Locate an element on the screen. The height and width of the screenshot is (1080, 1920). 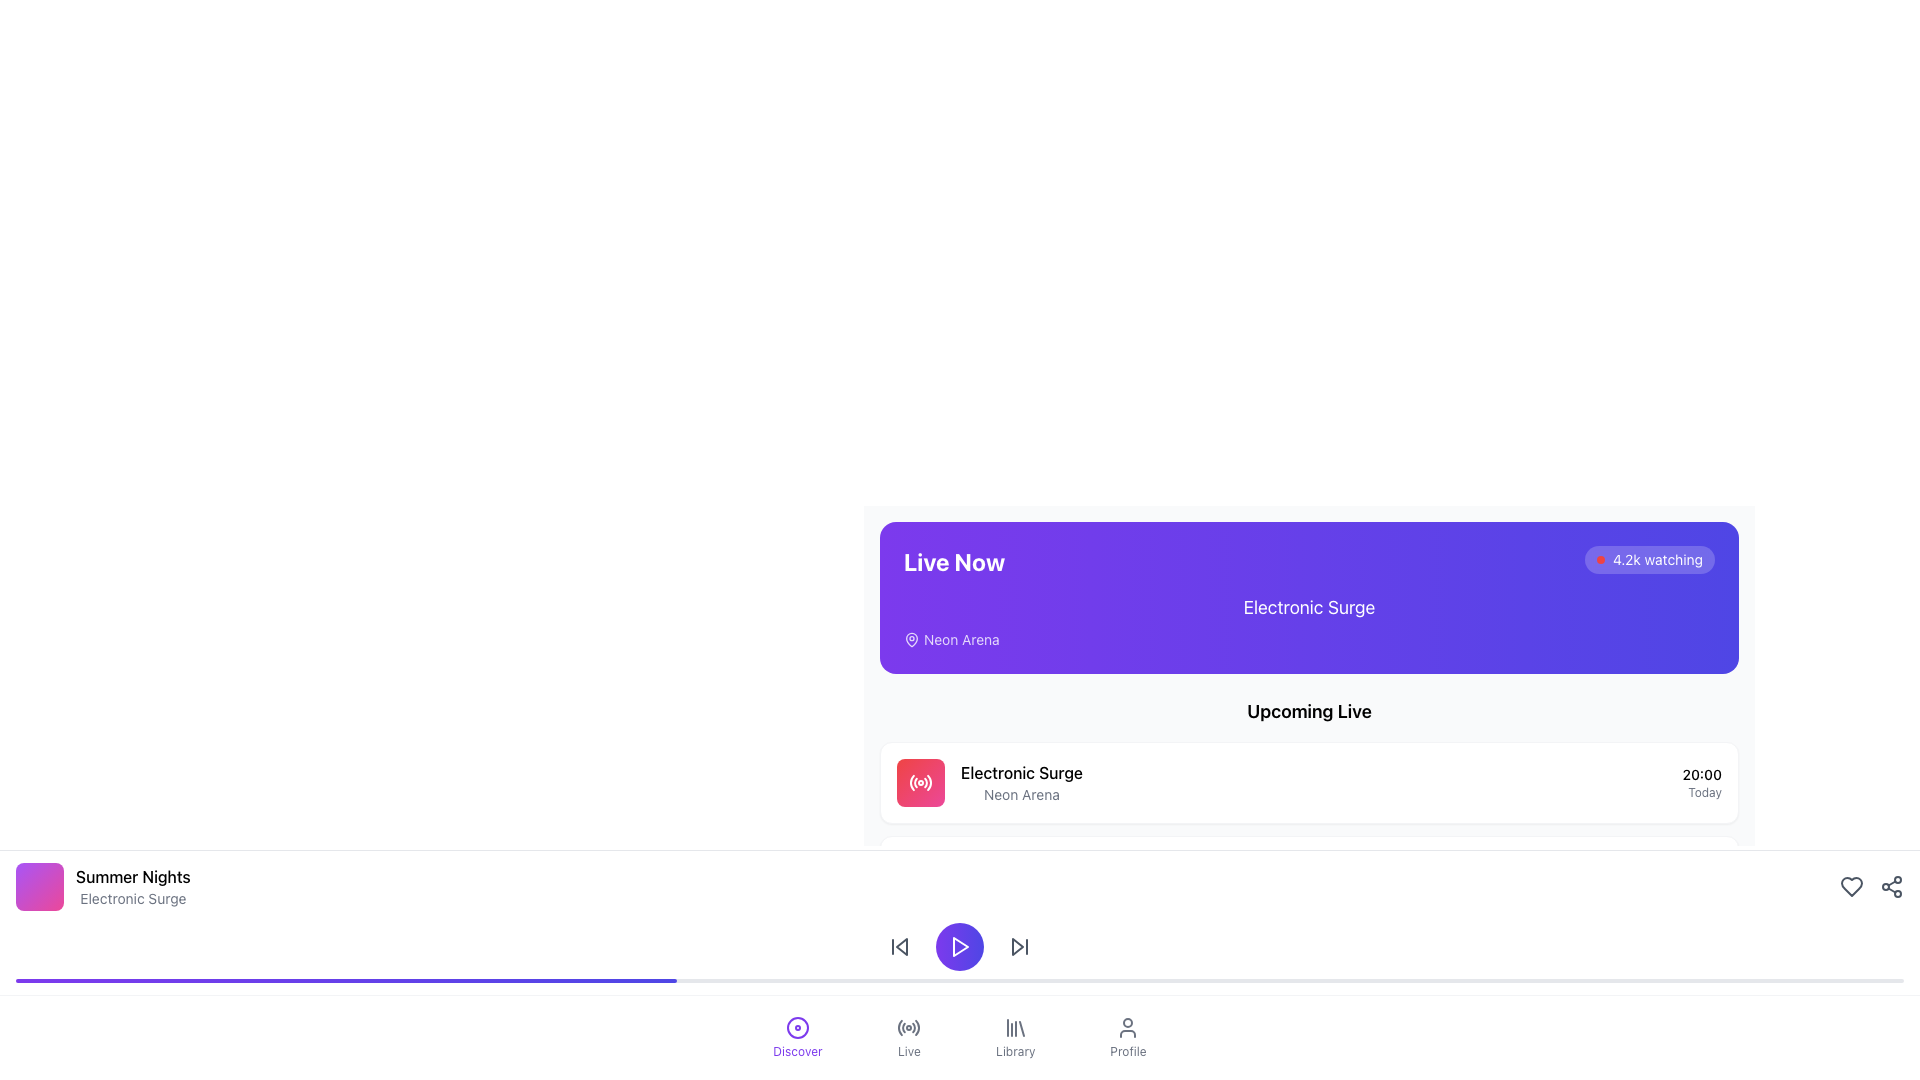
the text label that says 'Live', which is styled in a small font and appears beneath a radio signal icon in a muted gray color scheme is located at coordinates (908, 1051).